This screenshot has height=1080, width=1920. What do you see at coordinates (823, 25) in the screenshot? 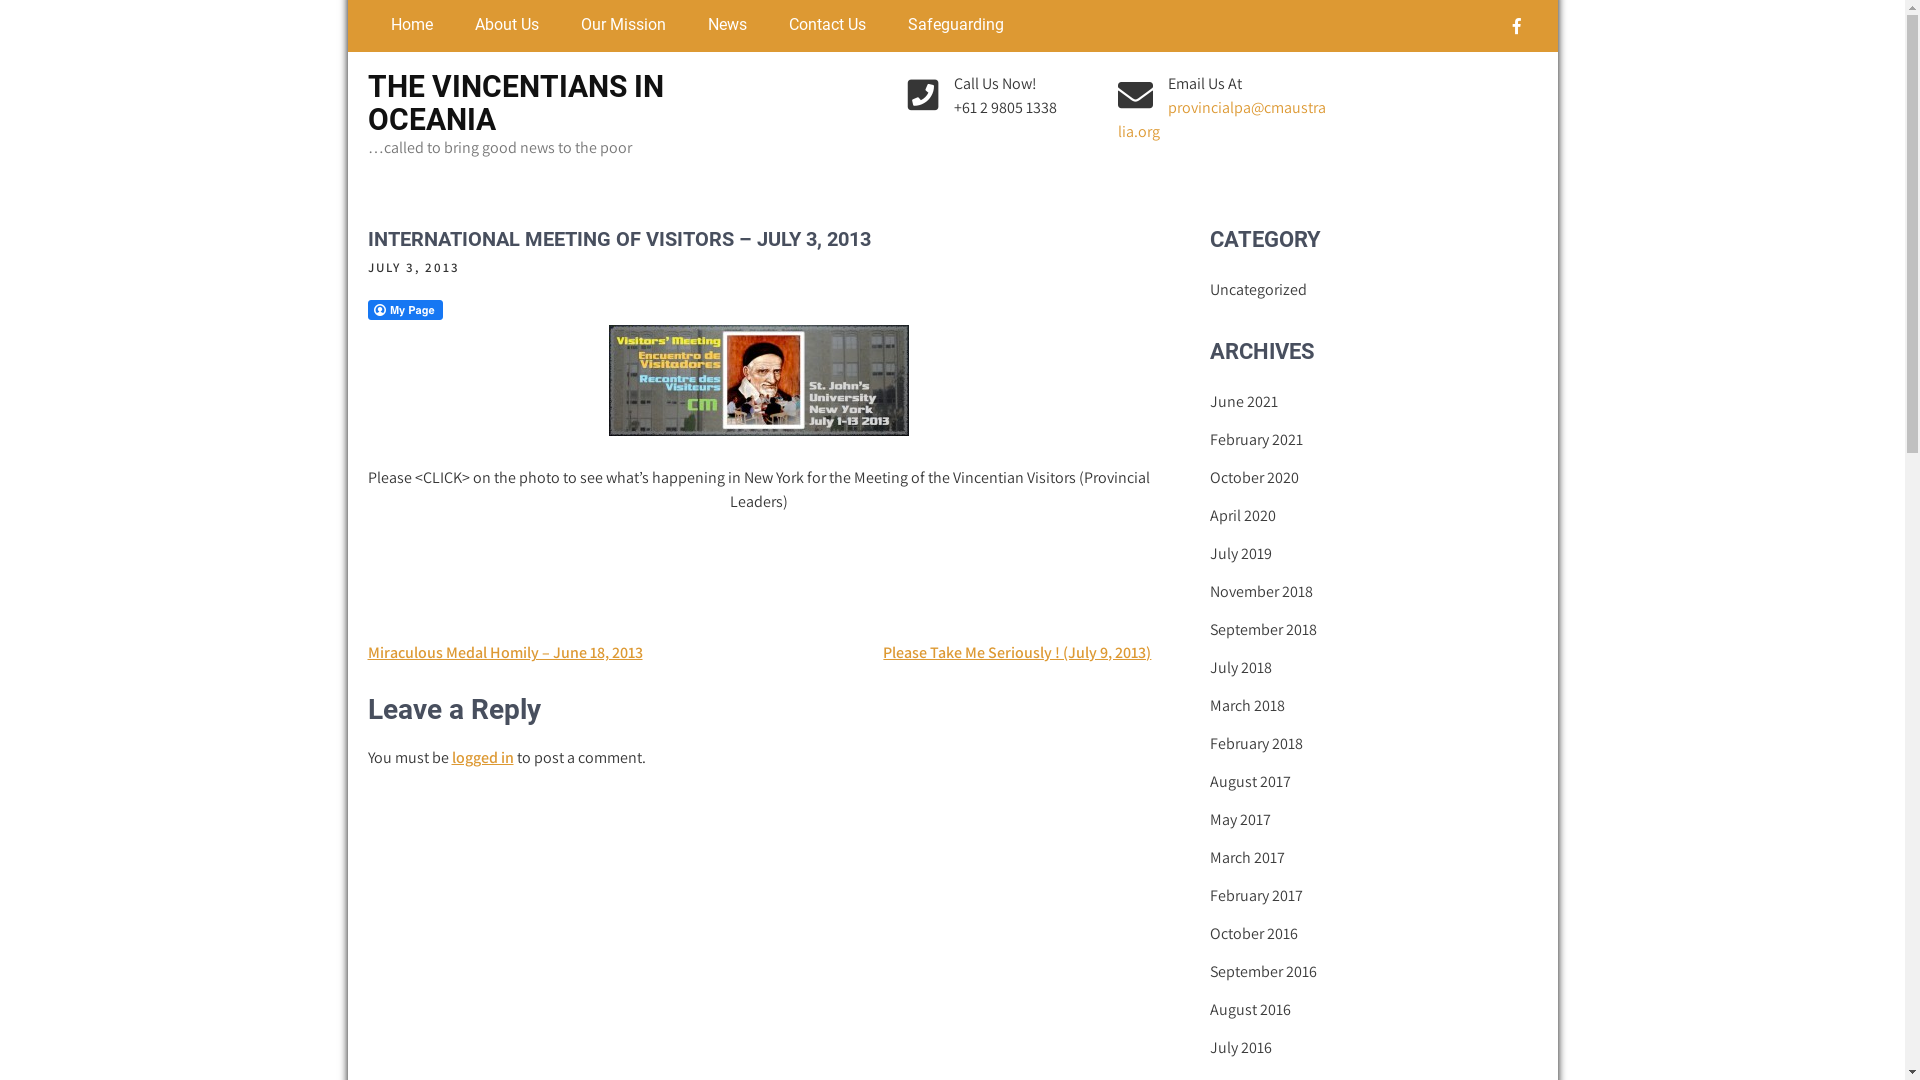
I see `'Contact Us'` at bounding box center [823, 25].